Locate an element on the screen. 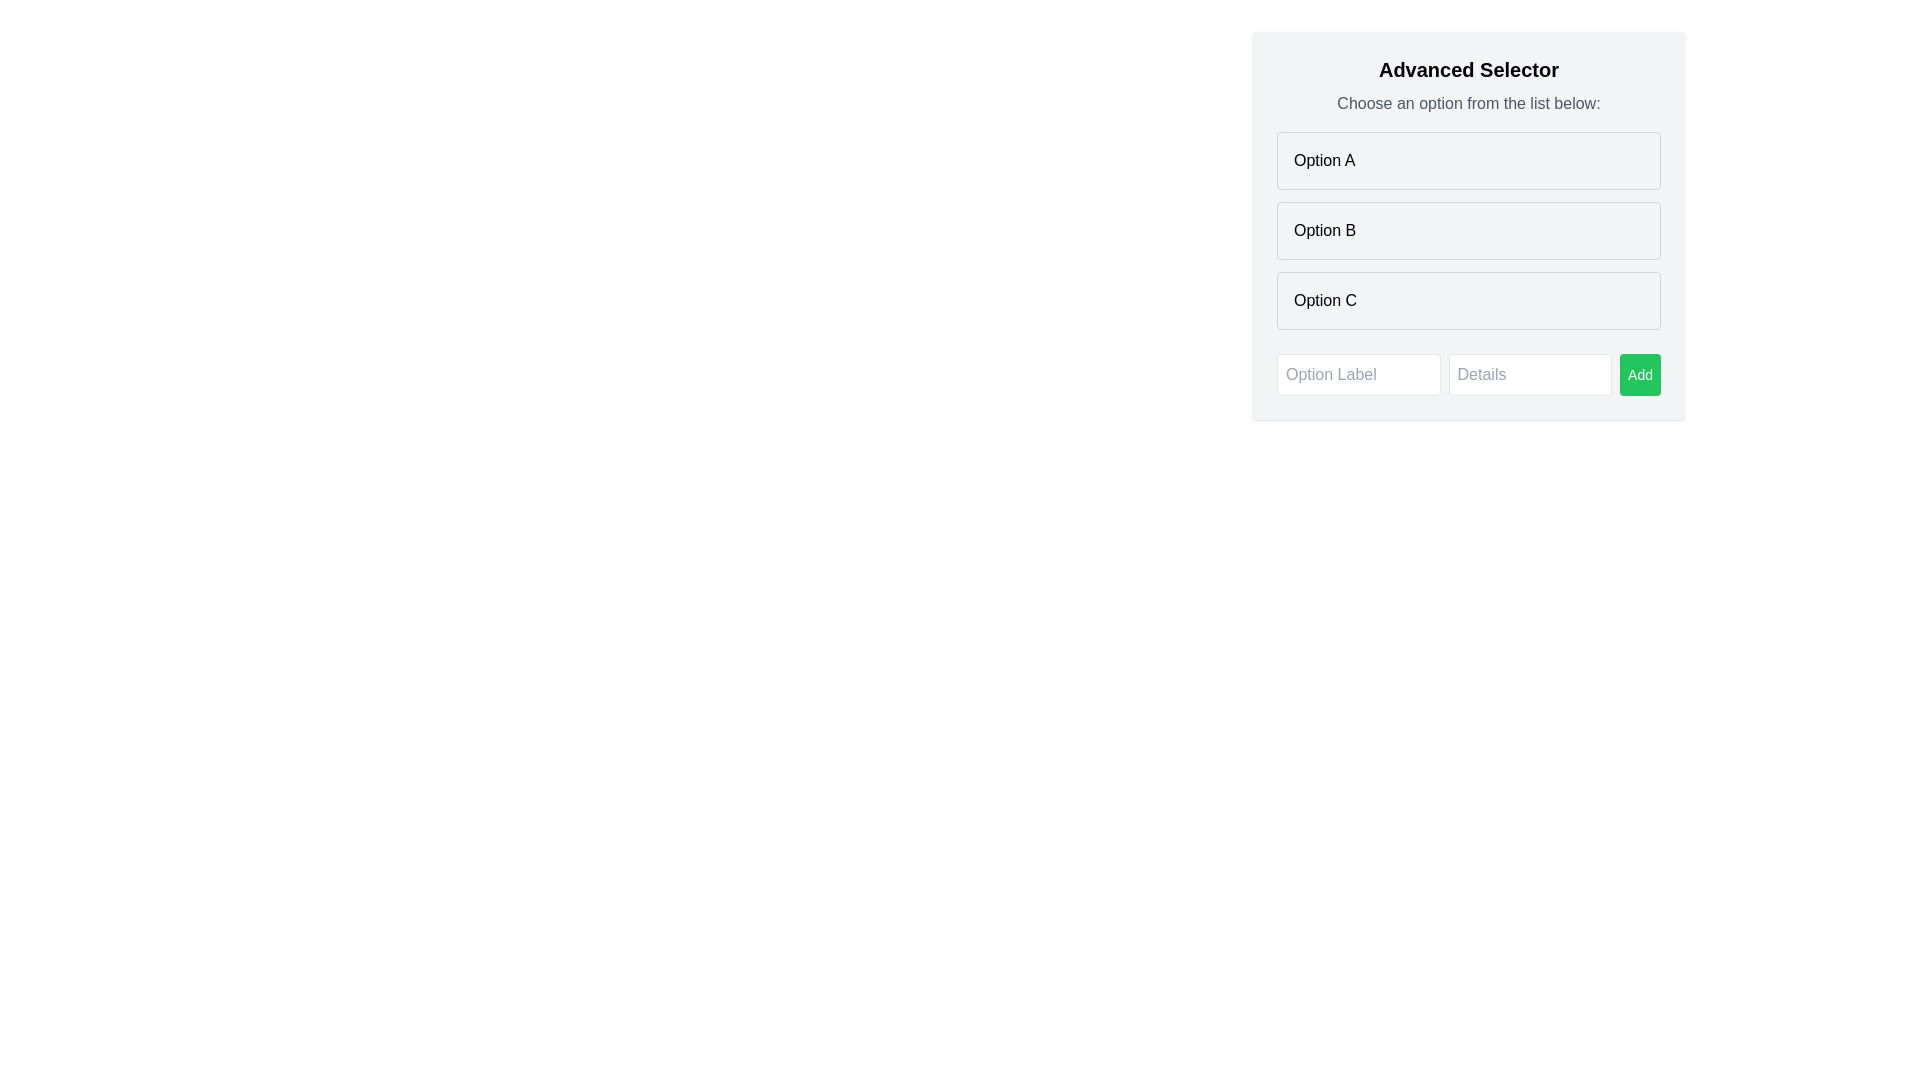  the first selectable list item labeled 'Option A' is located at coordinates (1468, 160).